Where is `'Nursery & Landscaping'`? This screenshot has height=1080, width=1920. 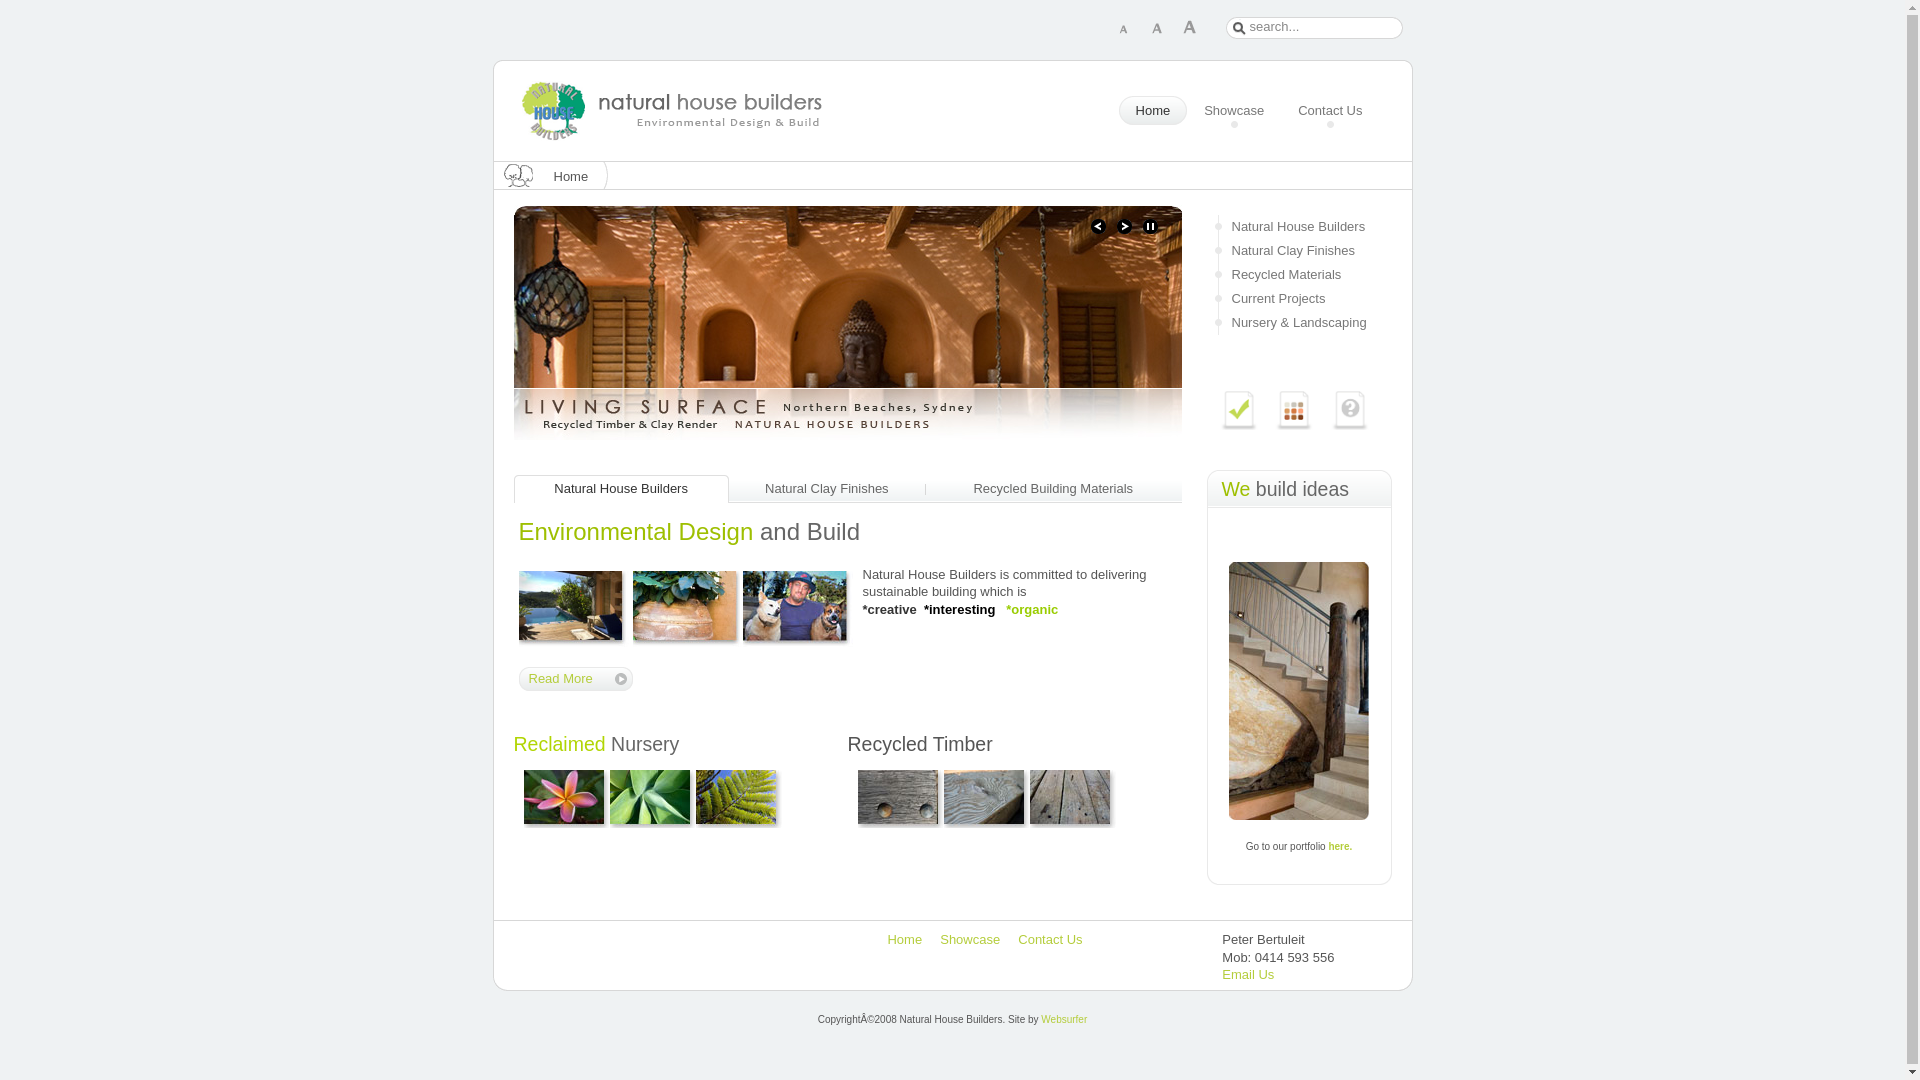 'Nursery & Landscaping' is located at coordinates (1298, 322).